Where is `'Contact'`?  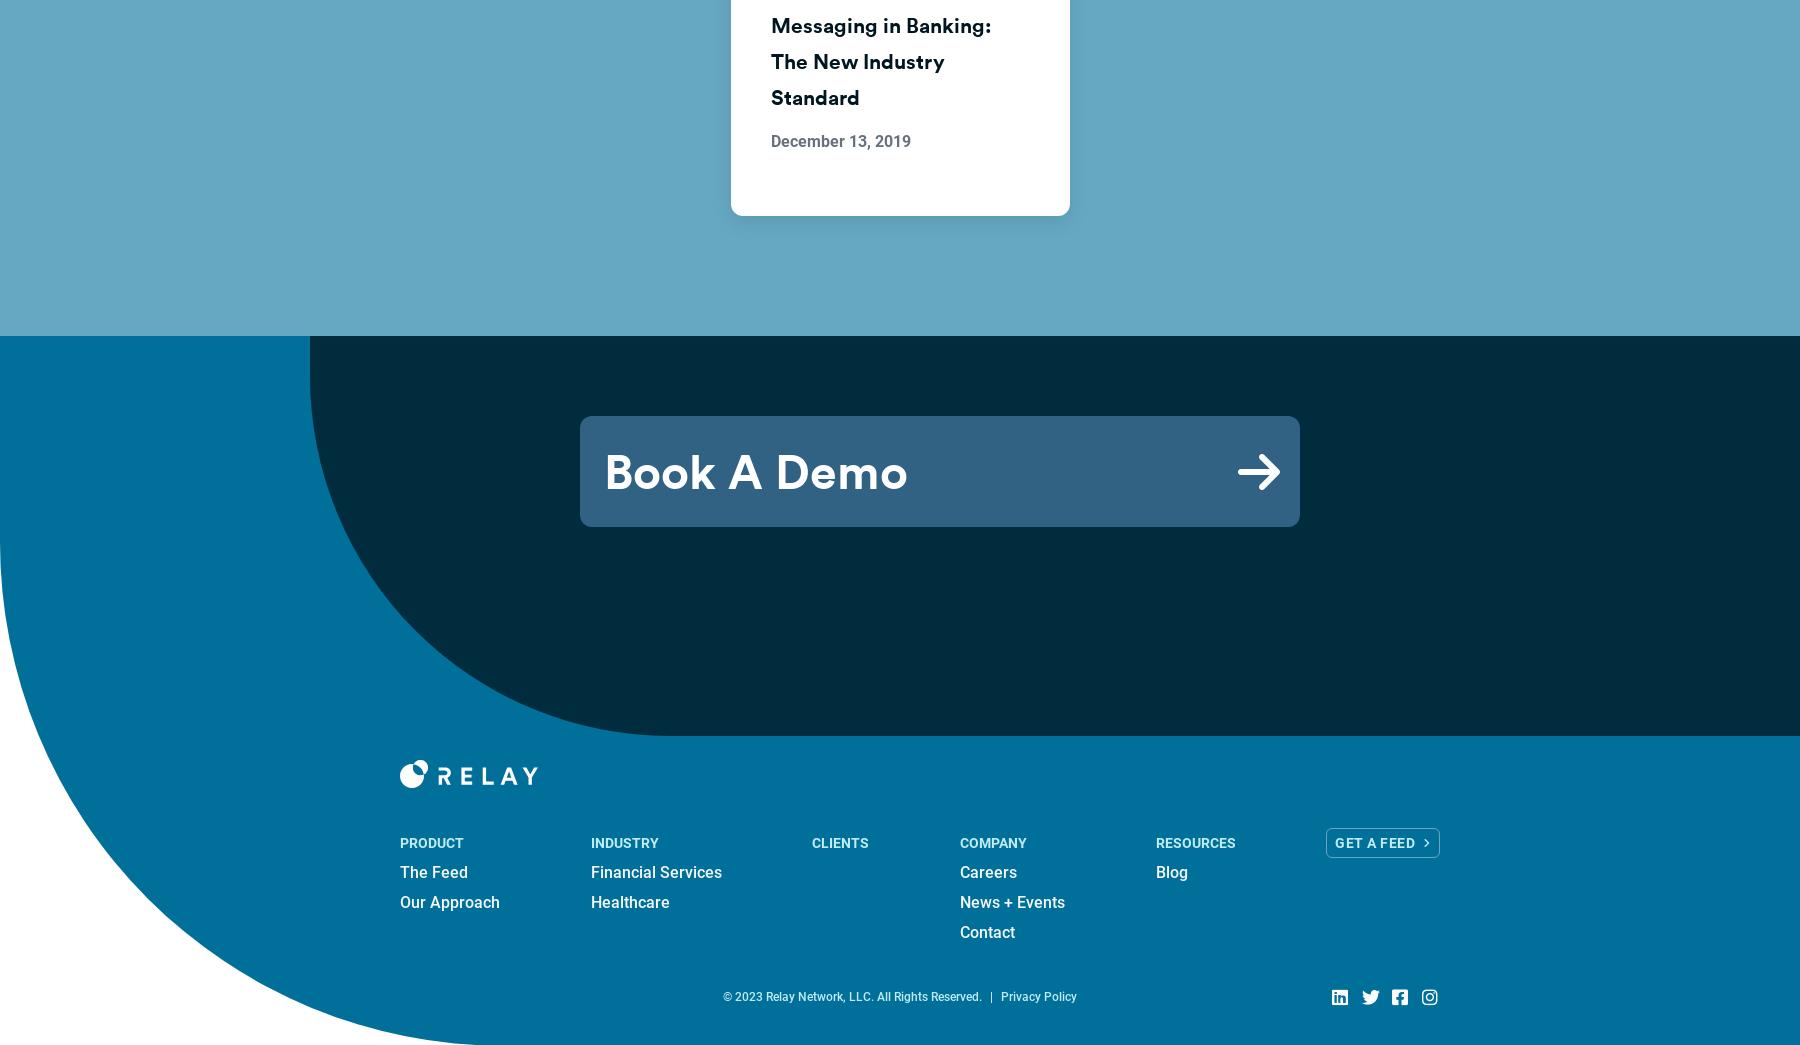 'Contact' is located at coordinates (986, 931).